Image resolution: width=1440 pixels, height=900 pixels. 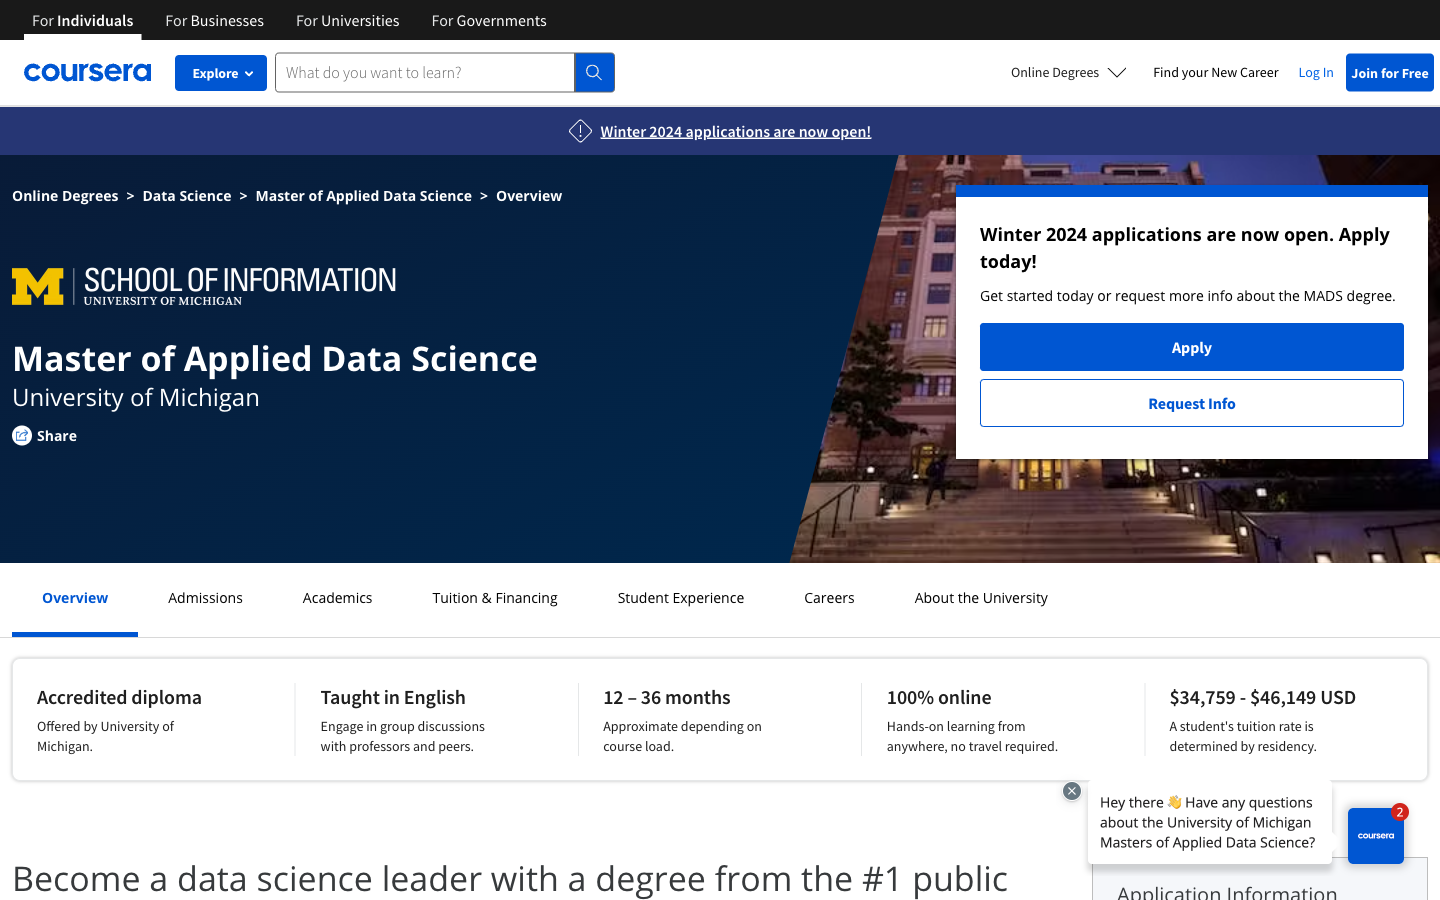 I want to click on Enroll on Coursera without any charges, so click(x=1390, y=71).